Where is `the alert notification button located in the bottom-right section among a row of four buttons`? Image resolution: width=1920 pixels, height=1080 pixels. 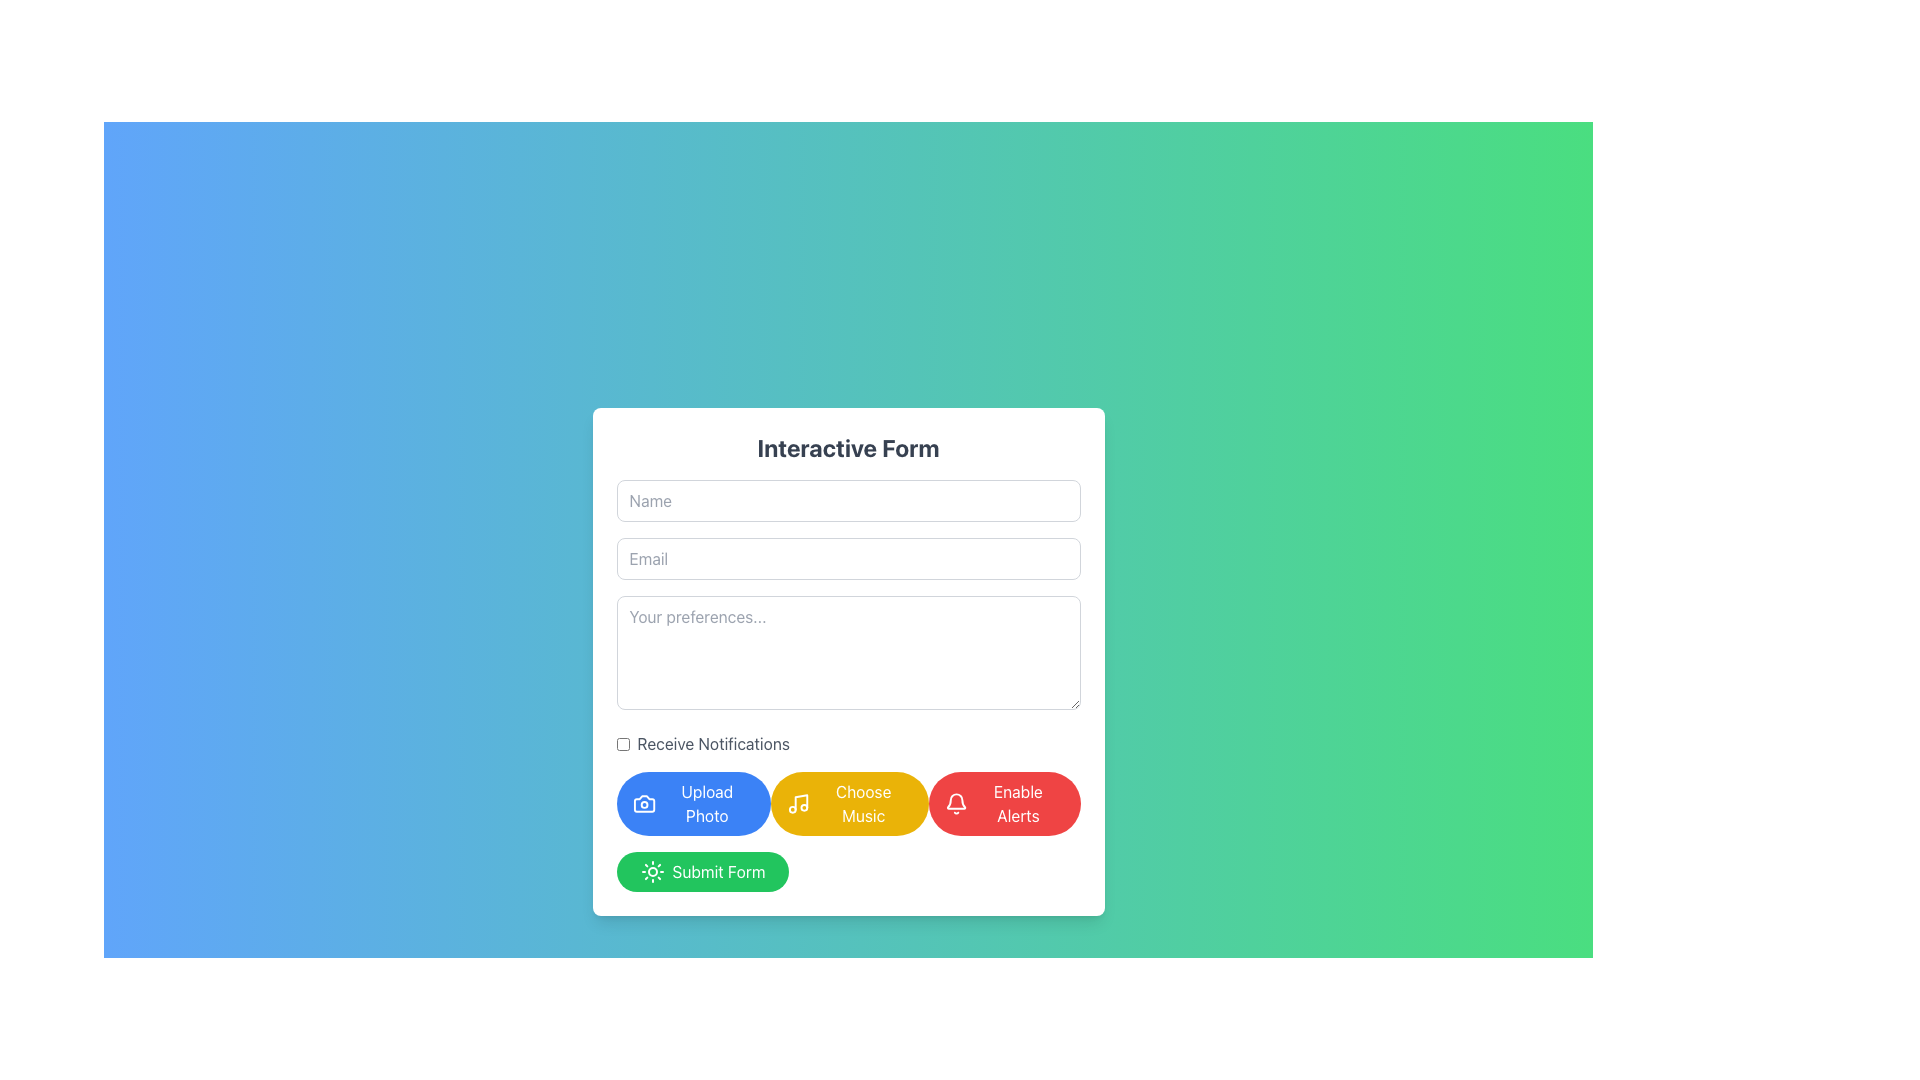 the alert notification button located in the bottom-right section among a row of four buttons is located at coordinates (1017, 802).